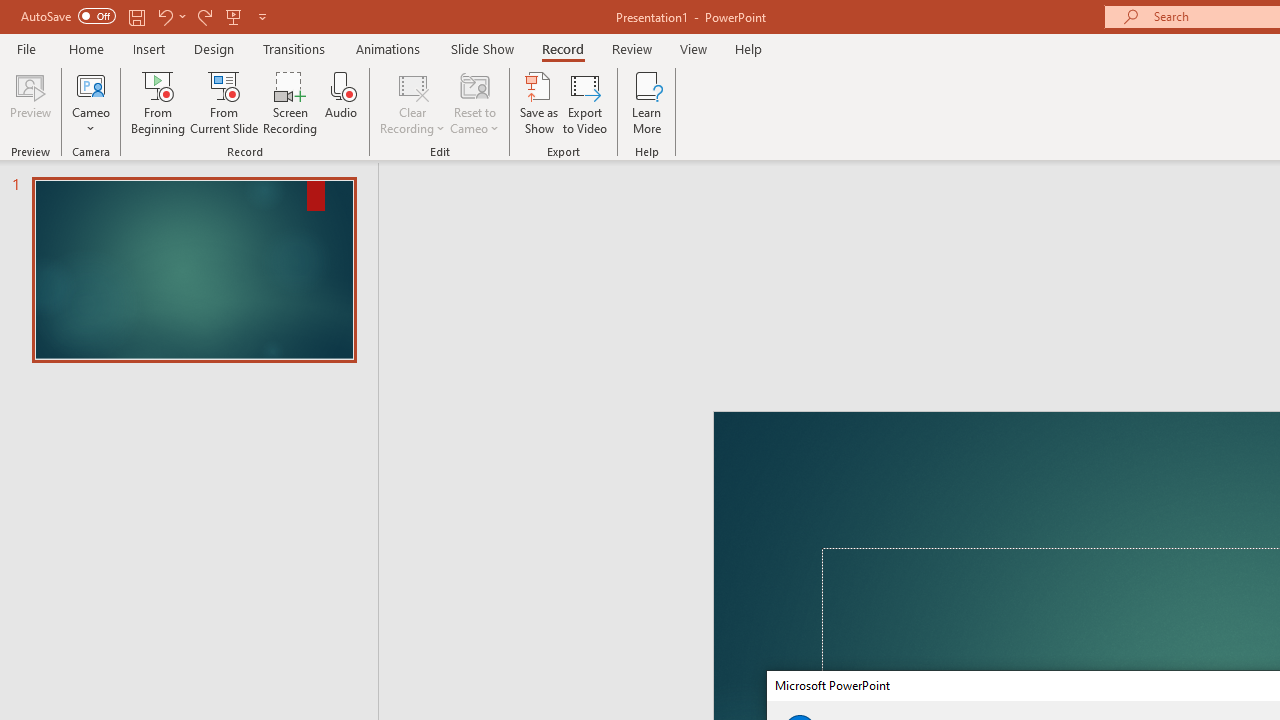 This screenshot has width=1280, height=720. What do you see at coordinates (289, 103) in the screenshot?
I see `'Screen Recording'` at bounding box center [289, 103].